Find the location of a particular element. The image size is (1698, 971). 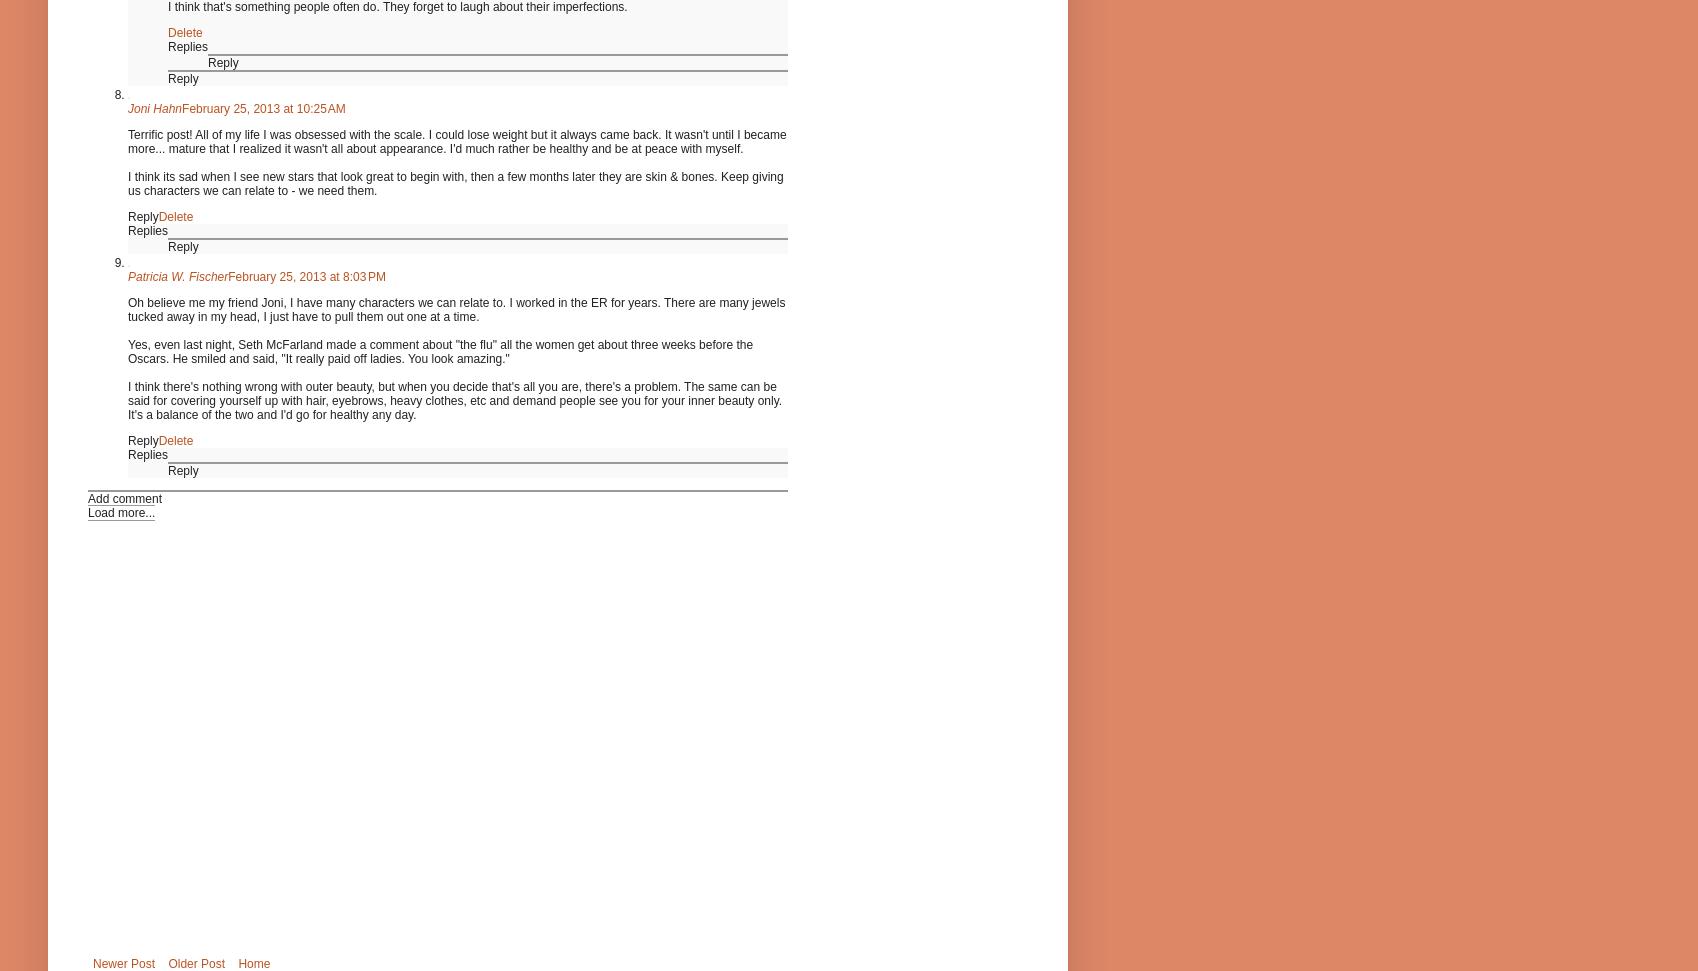

'Joni Hahn' is located at coordinates (127, 106).